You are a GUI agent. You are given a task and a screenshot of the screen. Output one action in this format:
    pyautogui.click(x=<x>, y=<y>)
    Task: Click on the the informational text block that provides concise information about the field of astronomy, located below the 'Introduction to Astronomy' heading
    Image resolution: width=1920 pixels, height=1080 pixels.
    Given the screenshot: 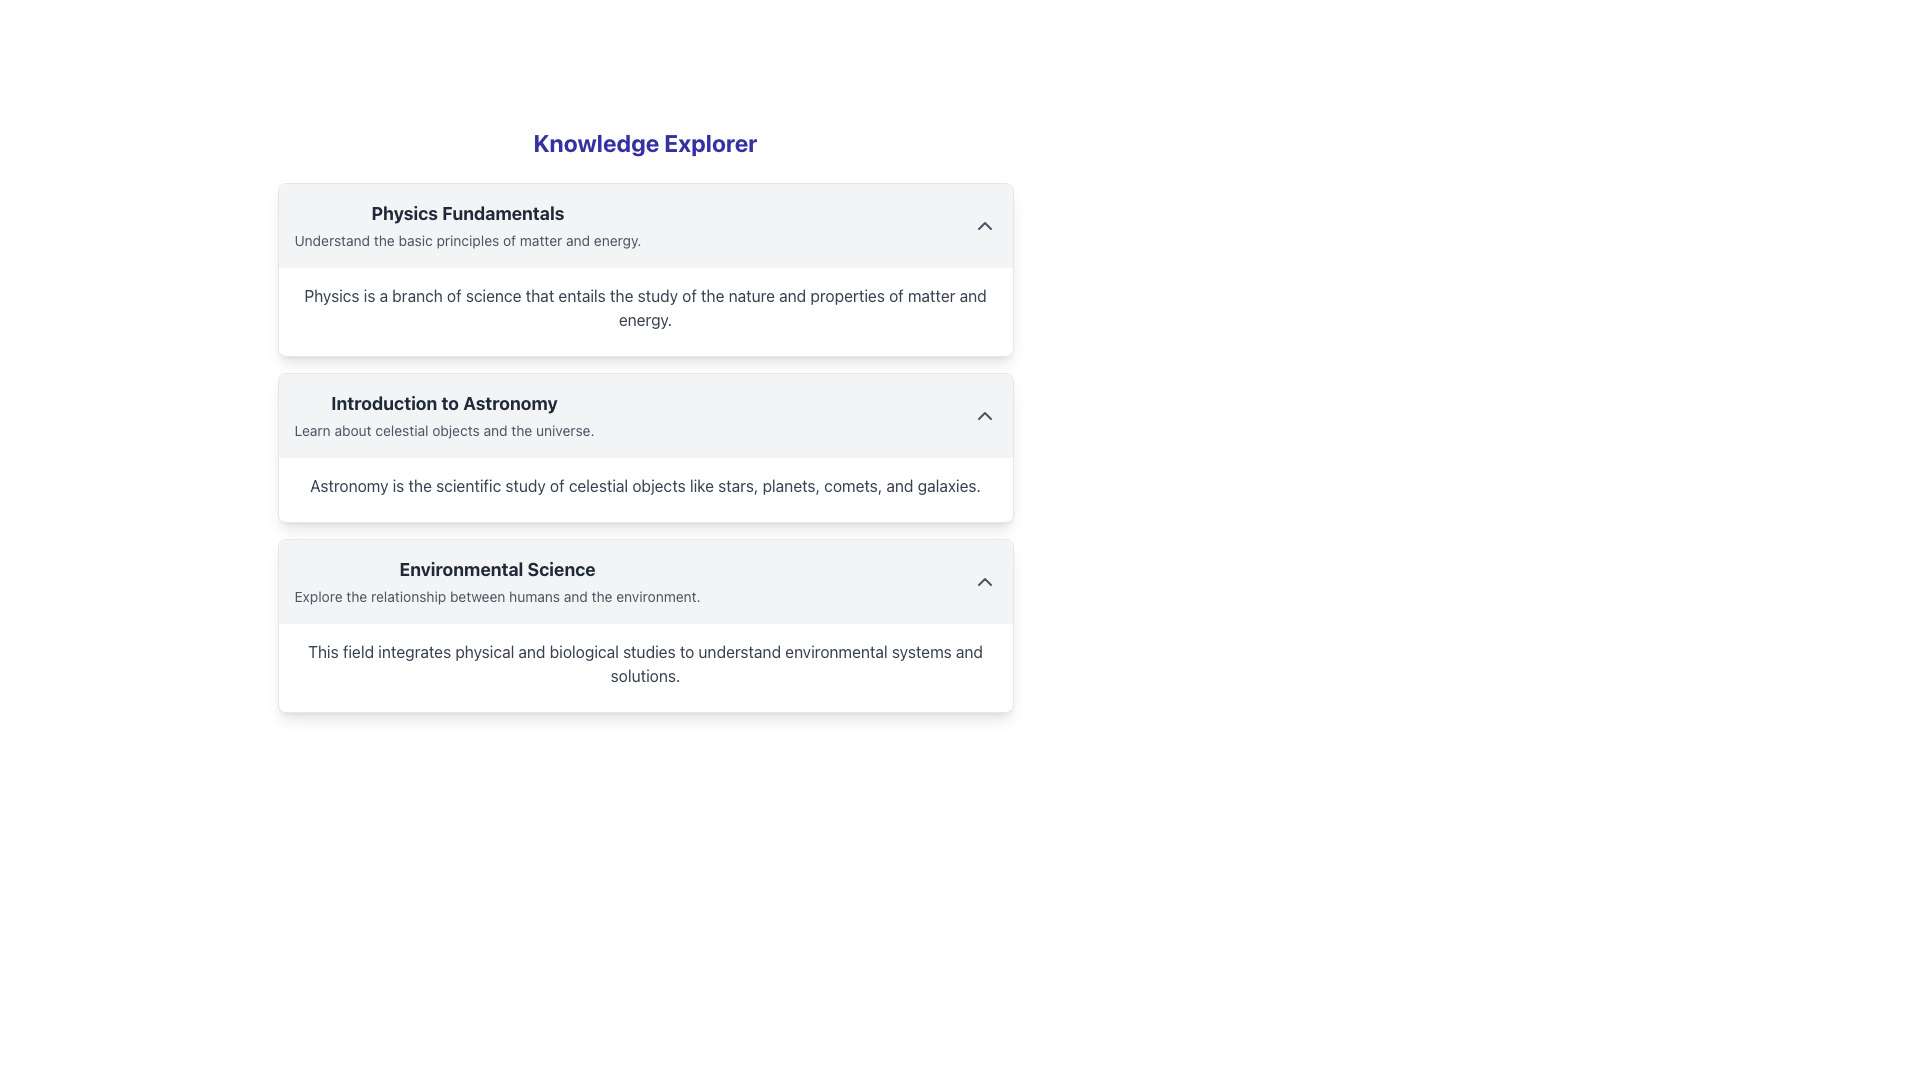 What is the action you would take?
    pyautogui.click(x=645, y=486)
    